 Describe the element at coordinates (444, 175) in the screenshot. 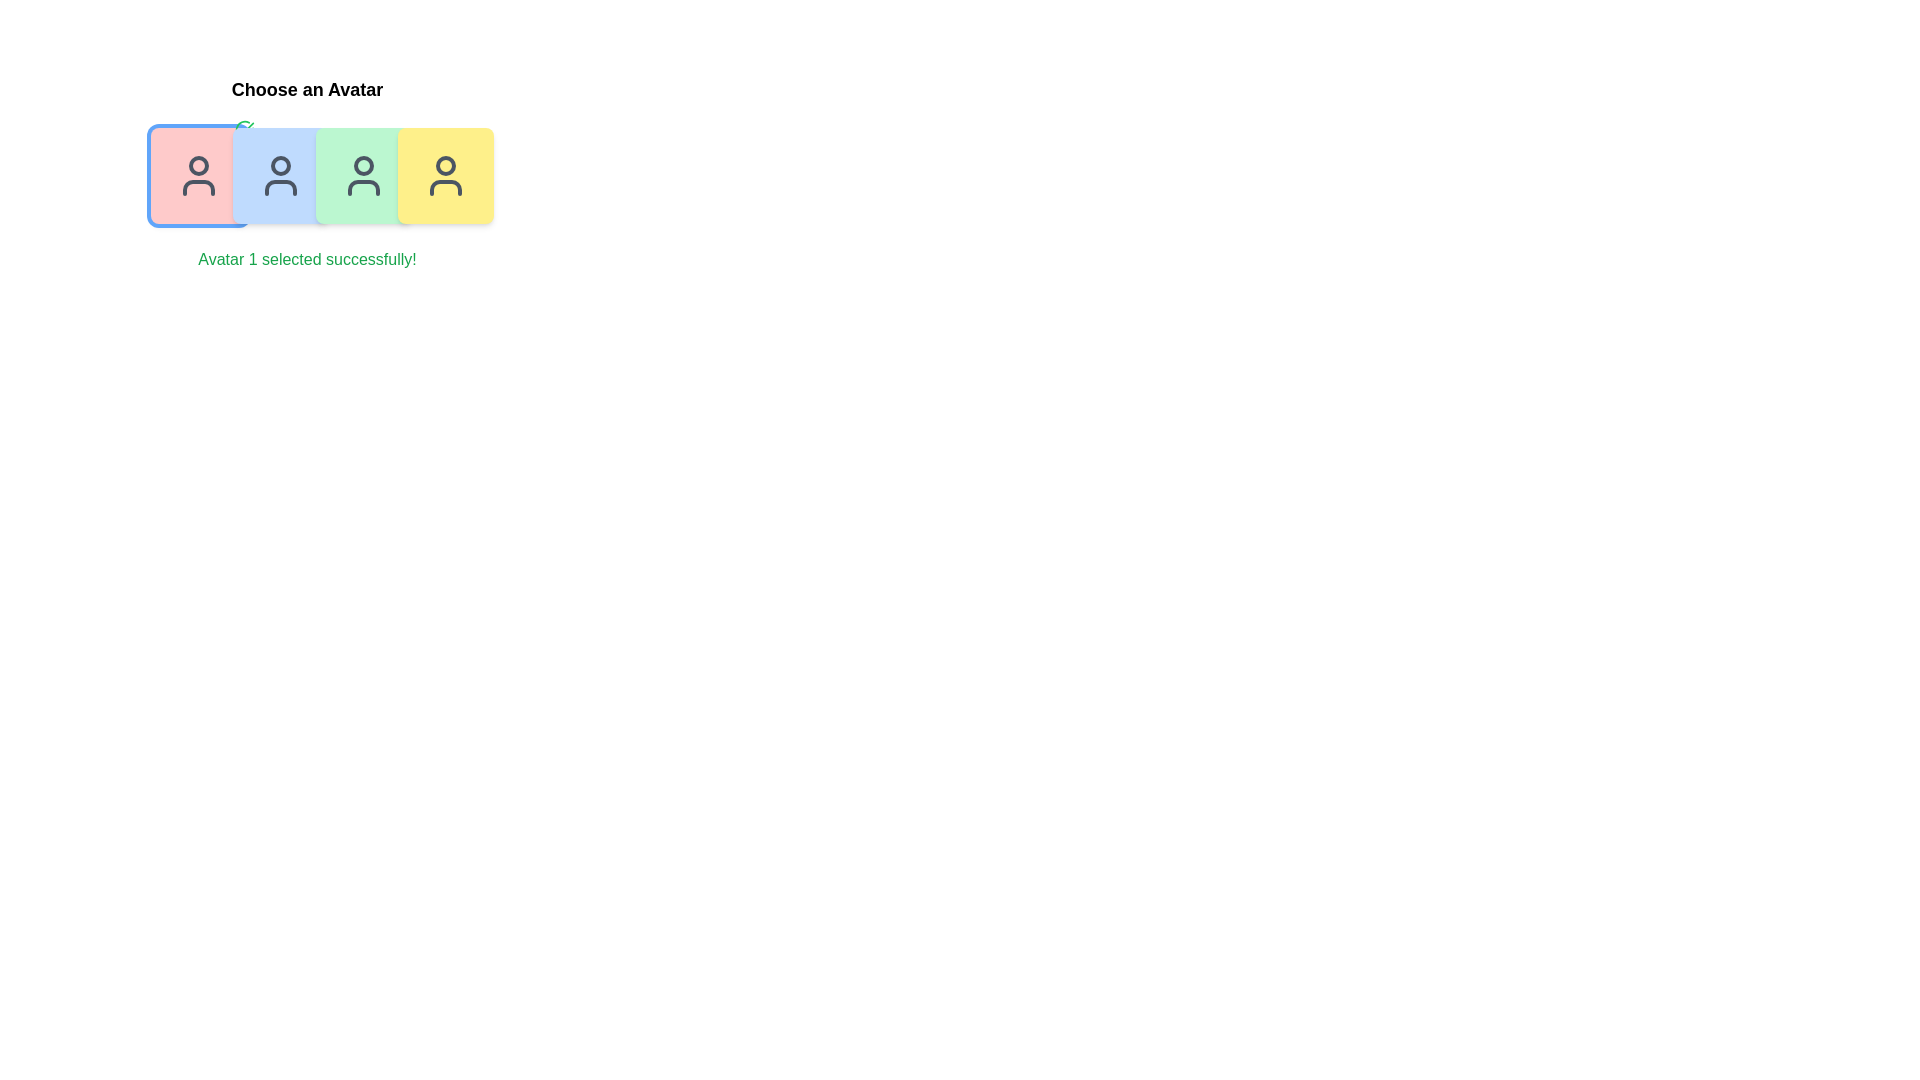

I see `the selectable avatar icon located at the far-right end of the row, which is the fourth avatar option from the left` at that location.